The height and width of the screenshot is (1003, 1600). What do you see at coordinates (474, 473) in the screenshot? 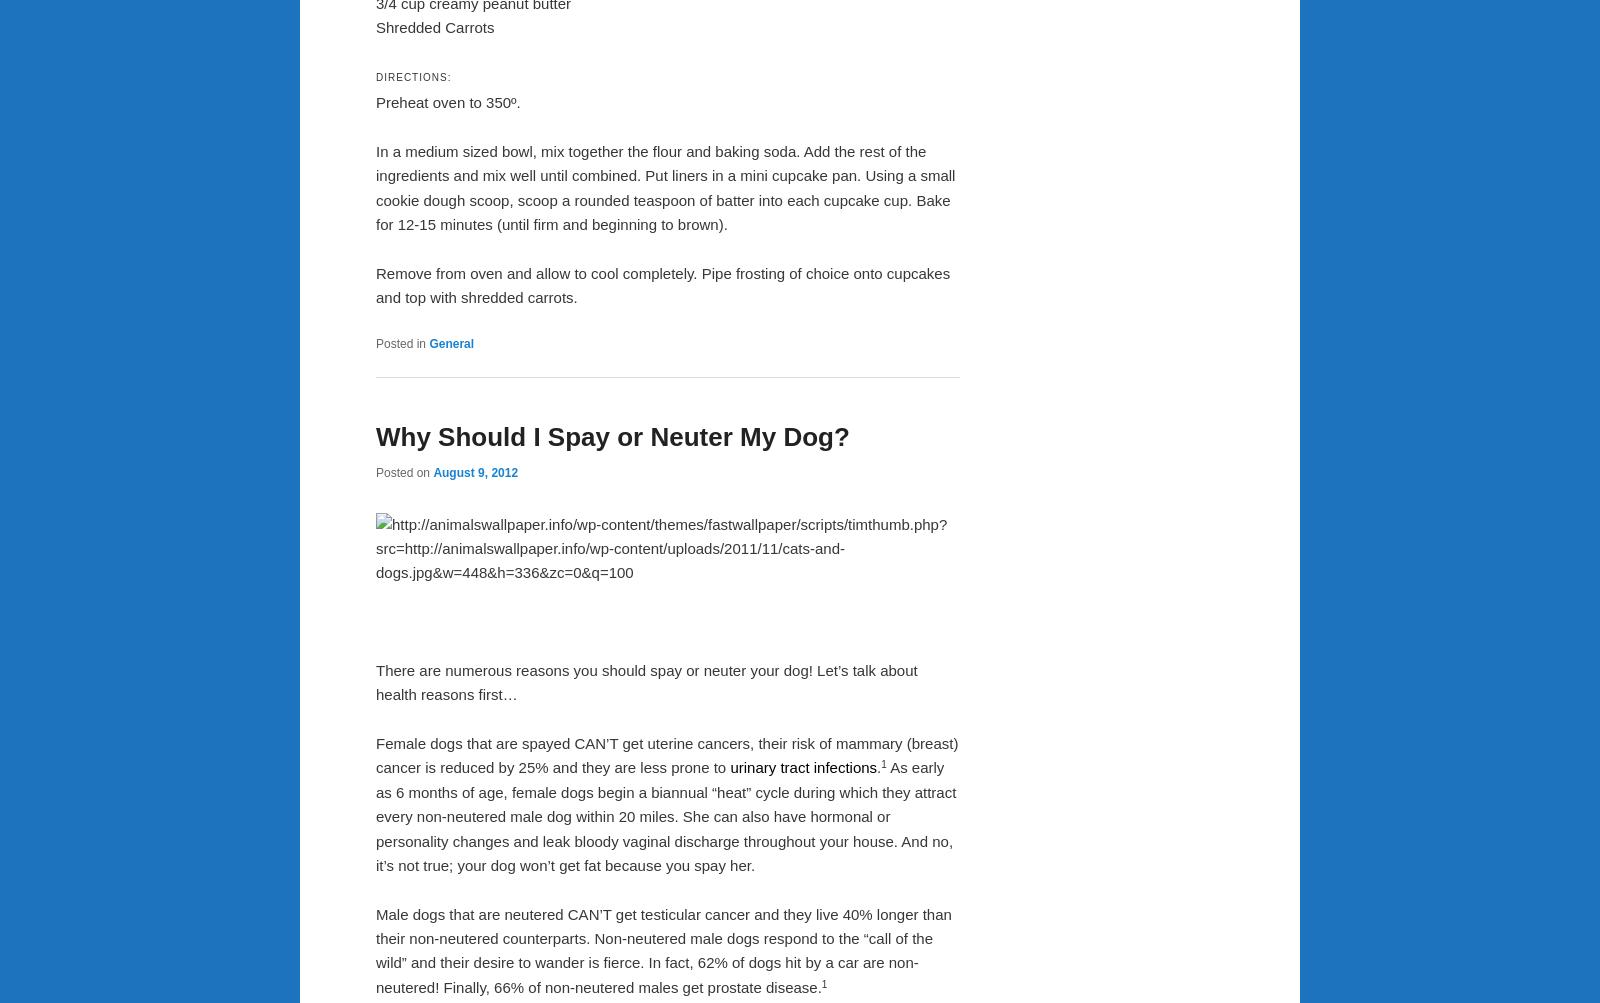
I see `'August 9, 2012'` at bounding box center [474, 473].